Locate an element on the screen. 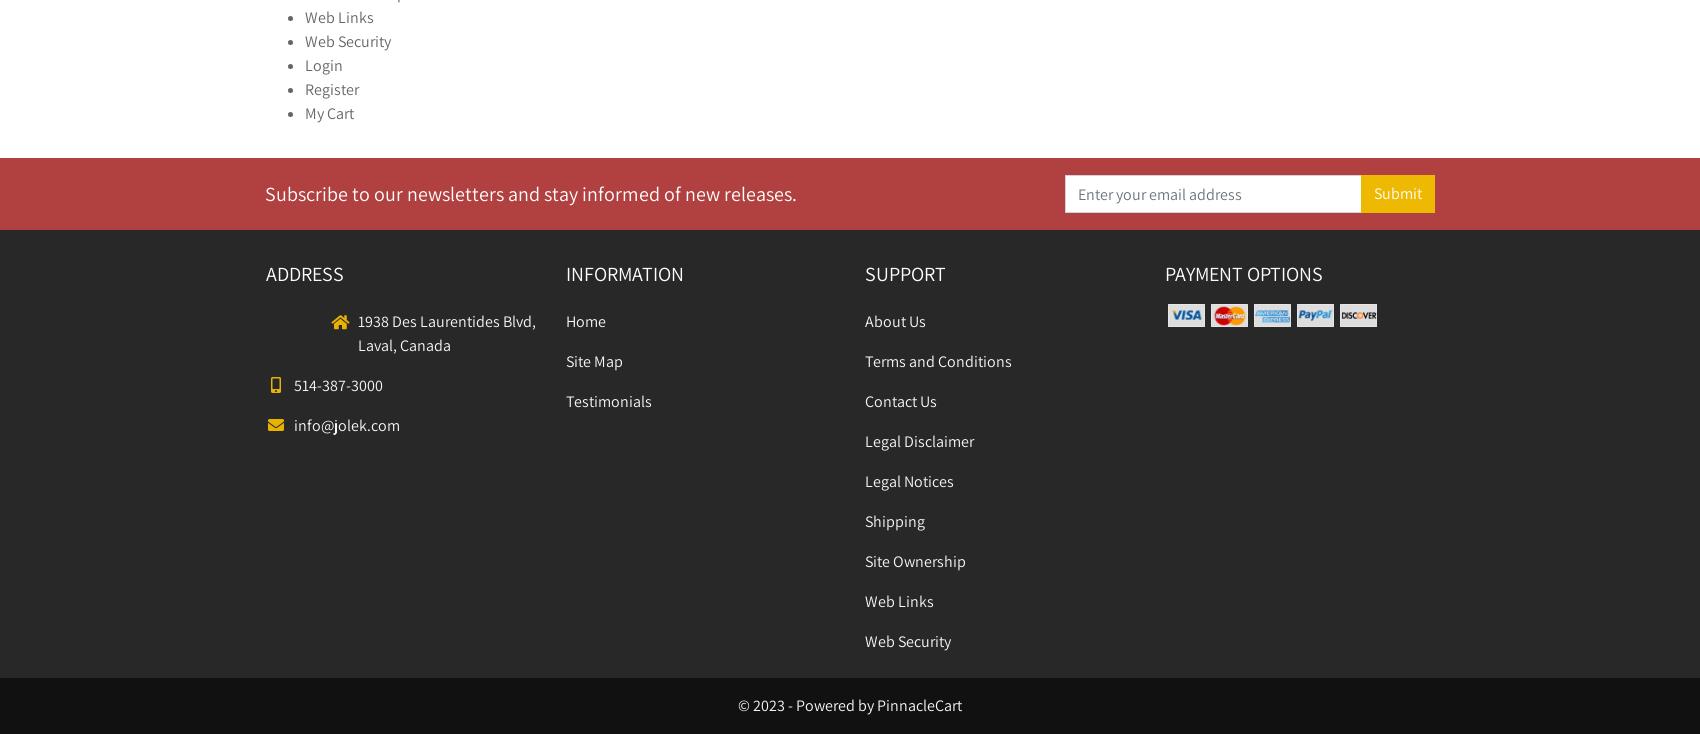  '© 2023 - Powered by' is located at coordinates (806, 705).